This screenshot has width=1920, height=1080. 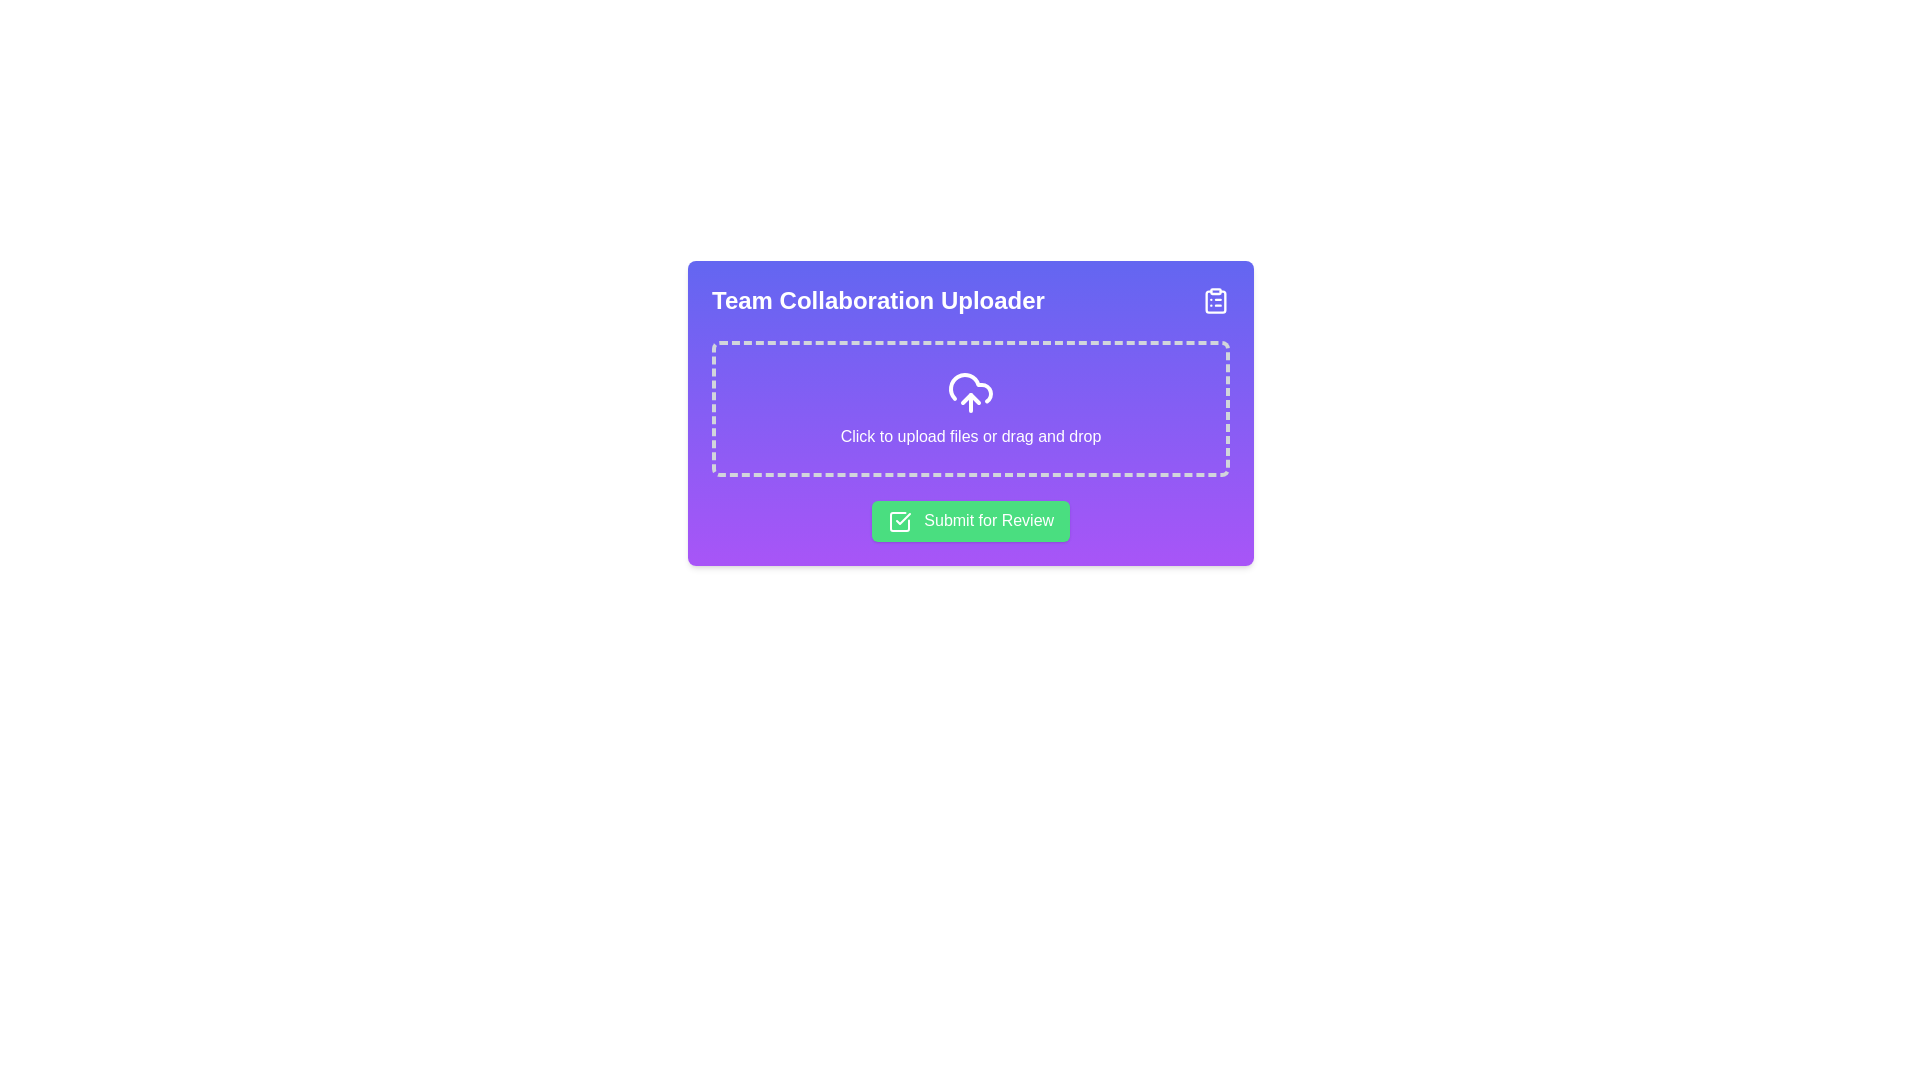 I want to click on the green 'Submit for Review' button with a checkmark icon to observe its hover effects, so click(x=970, y=520).